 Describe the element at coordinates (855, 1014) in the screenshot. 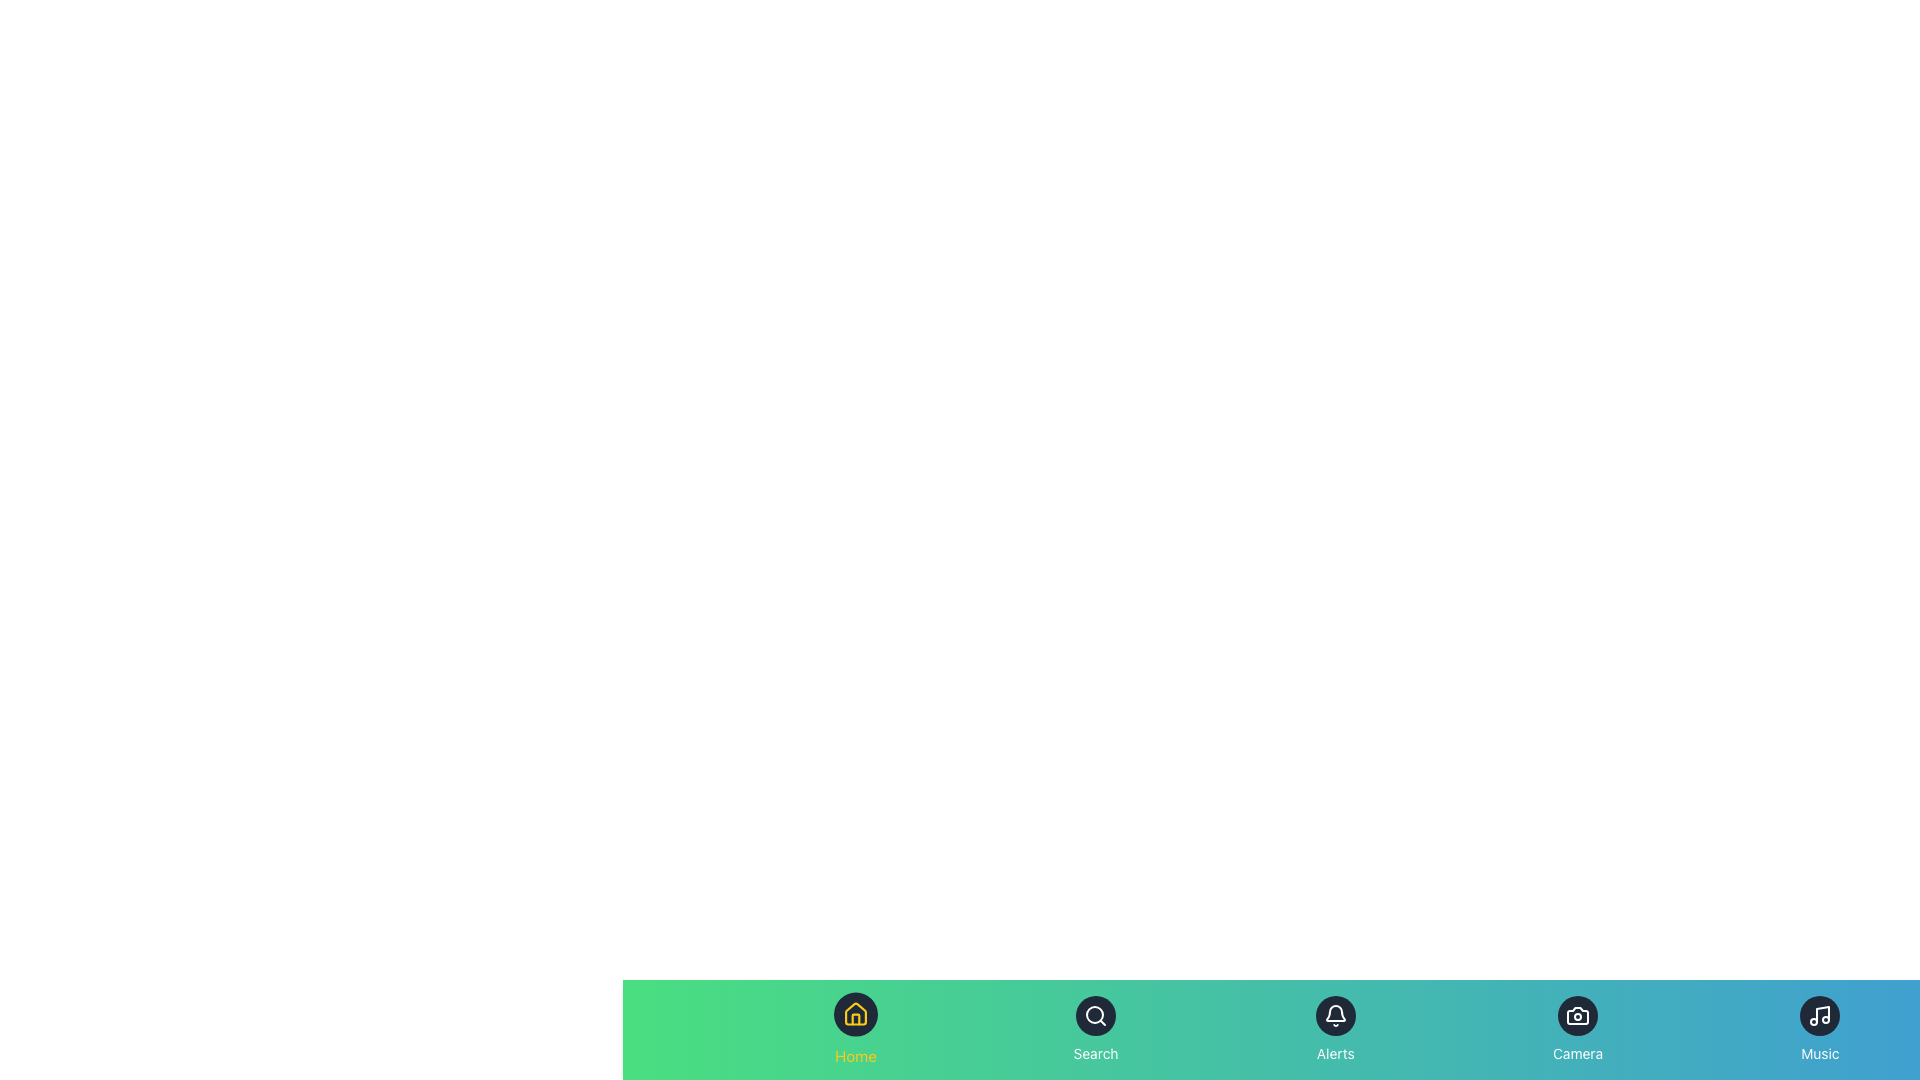

I see `the house icon, which serves as the navigation point to the home or dashboard page of the application` at that location.